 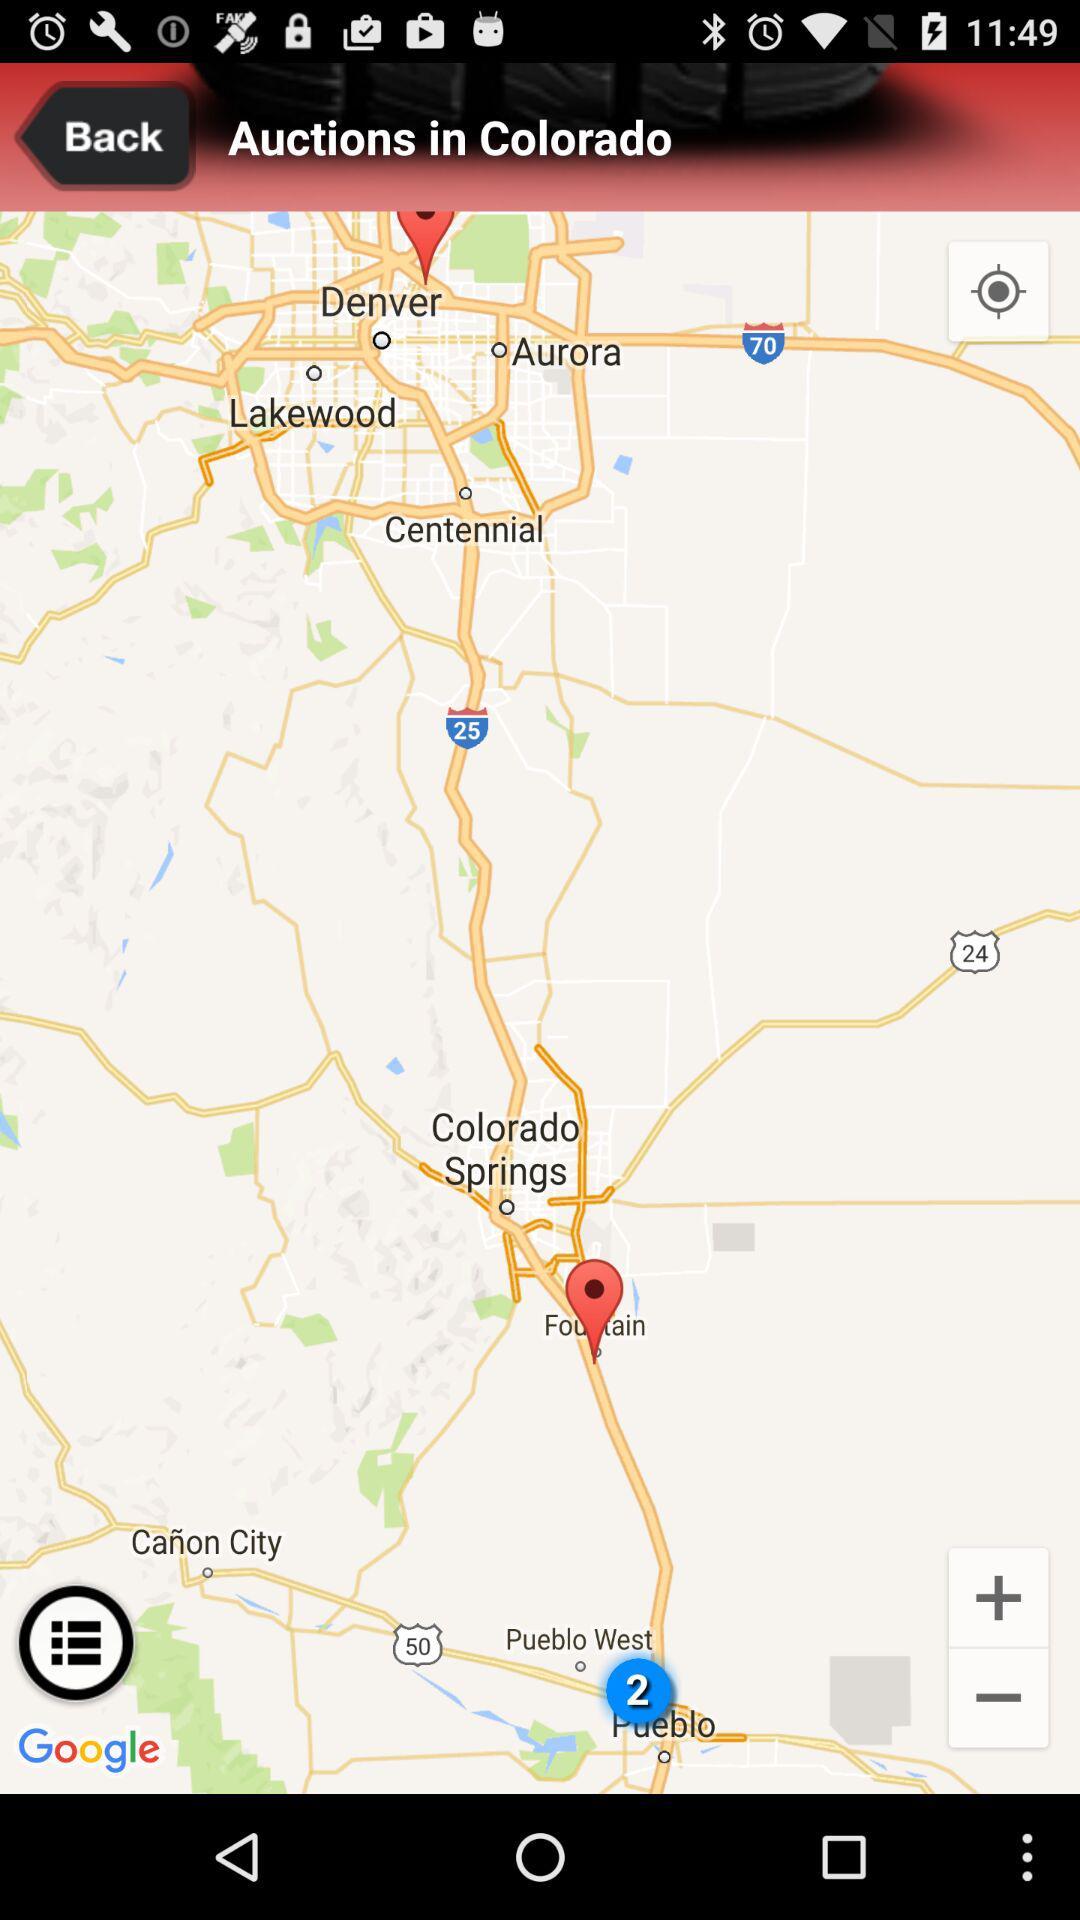 What do you see at coordinates (75, 1758) in the screenshot?
I see `the list icon` at bounding box center [75, 1758].